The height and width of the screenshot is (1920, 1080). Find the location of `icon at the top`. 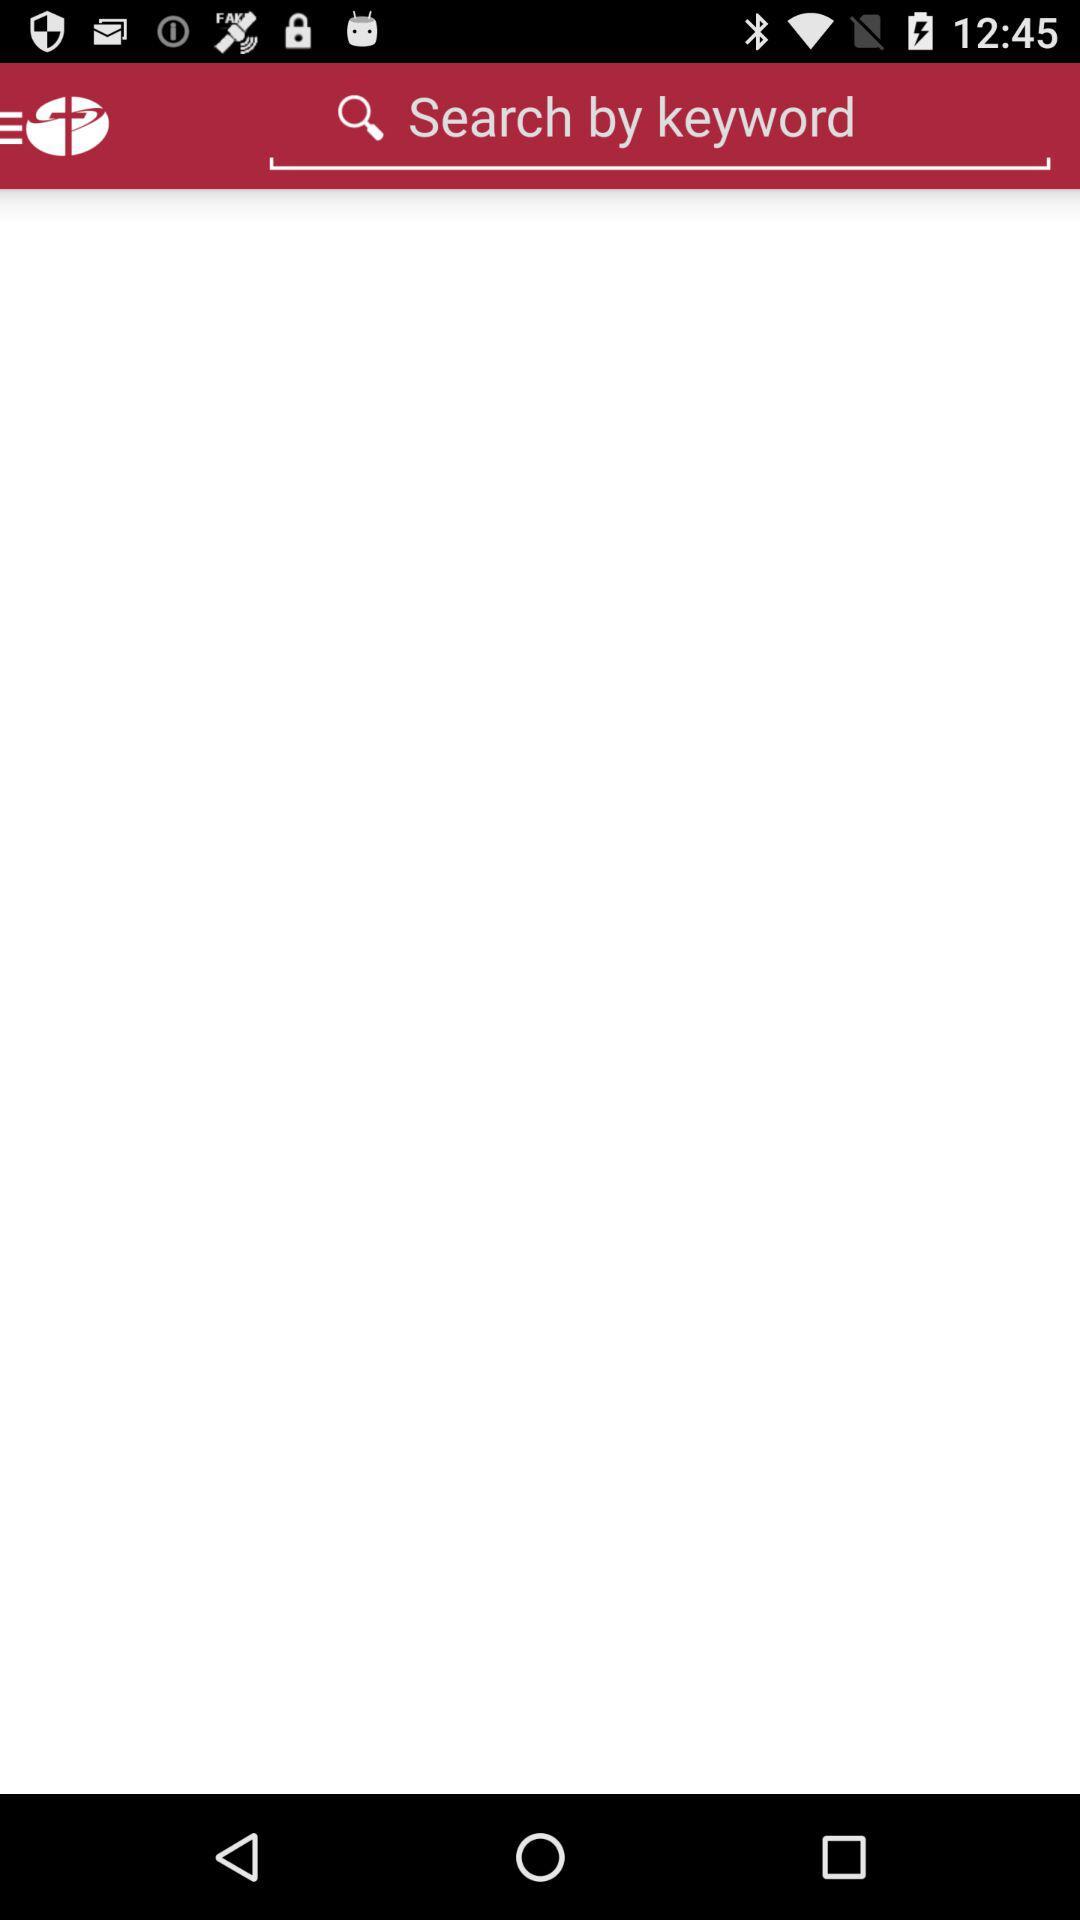

icon at the top is located at coordinates (659, 114).